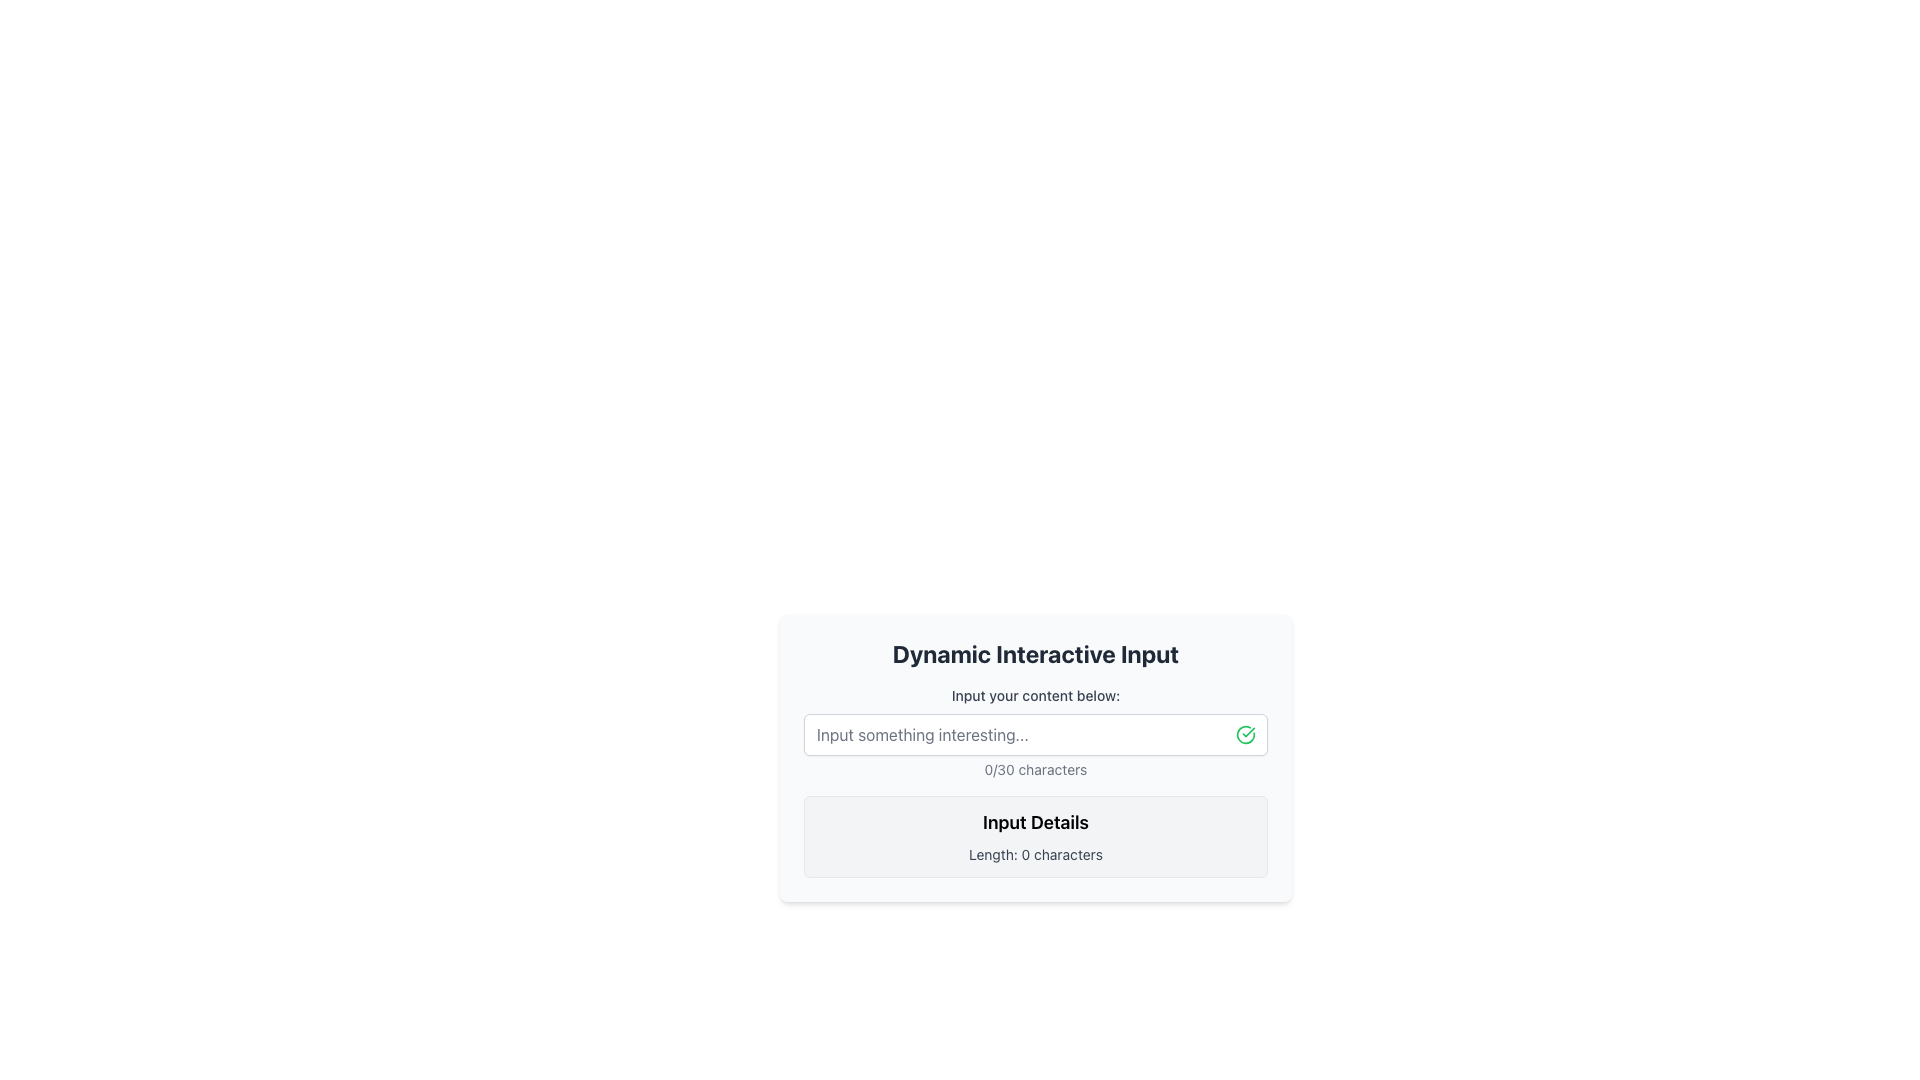 This screenshot has height=1080, width=1920. What do you see at coordinates (1036, 654) in the screenshot?
I see `the Text Label that serves as the header for the card component, which is centrally aligned and positioned at the topmost position within the card` at bounding box center [1036, 654].